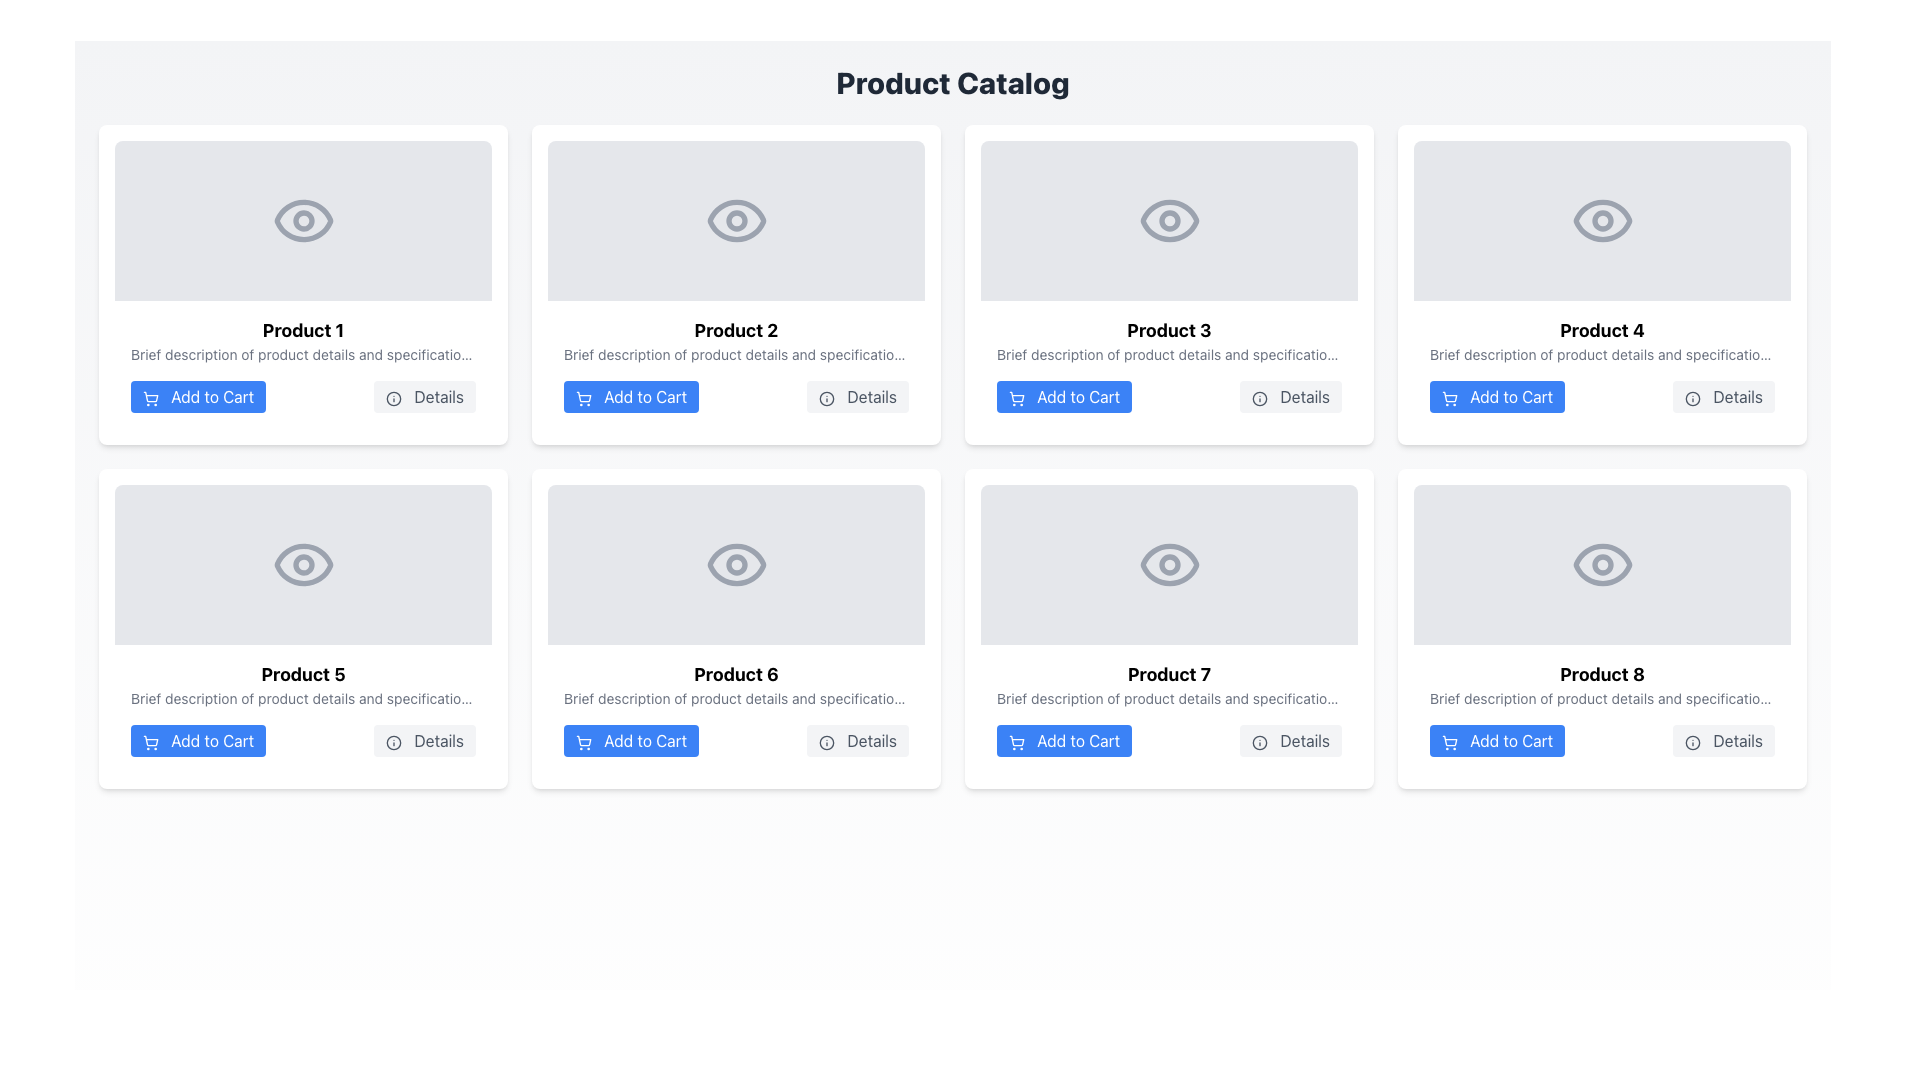  What do you see at coordinates (1169, 330) in the screenshot?
I see `text from the product title label located at the top of the product catalog interface, which is centrally positioned in the grid layout` at bounding box center [1169, 330].